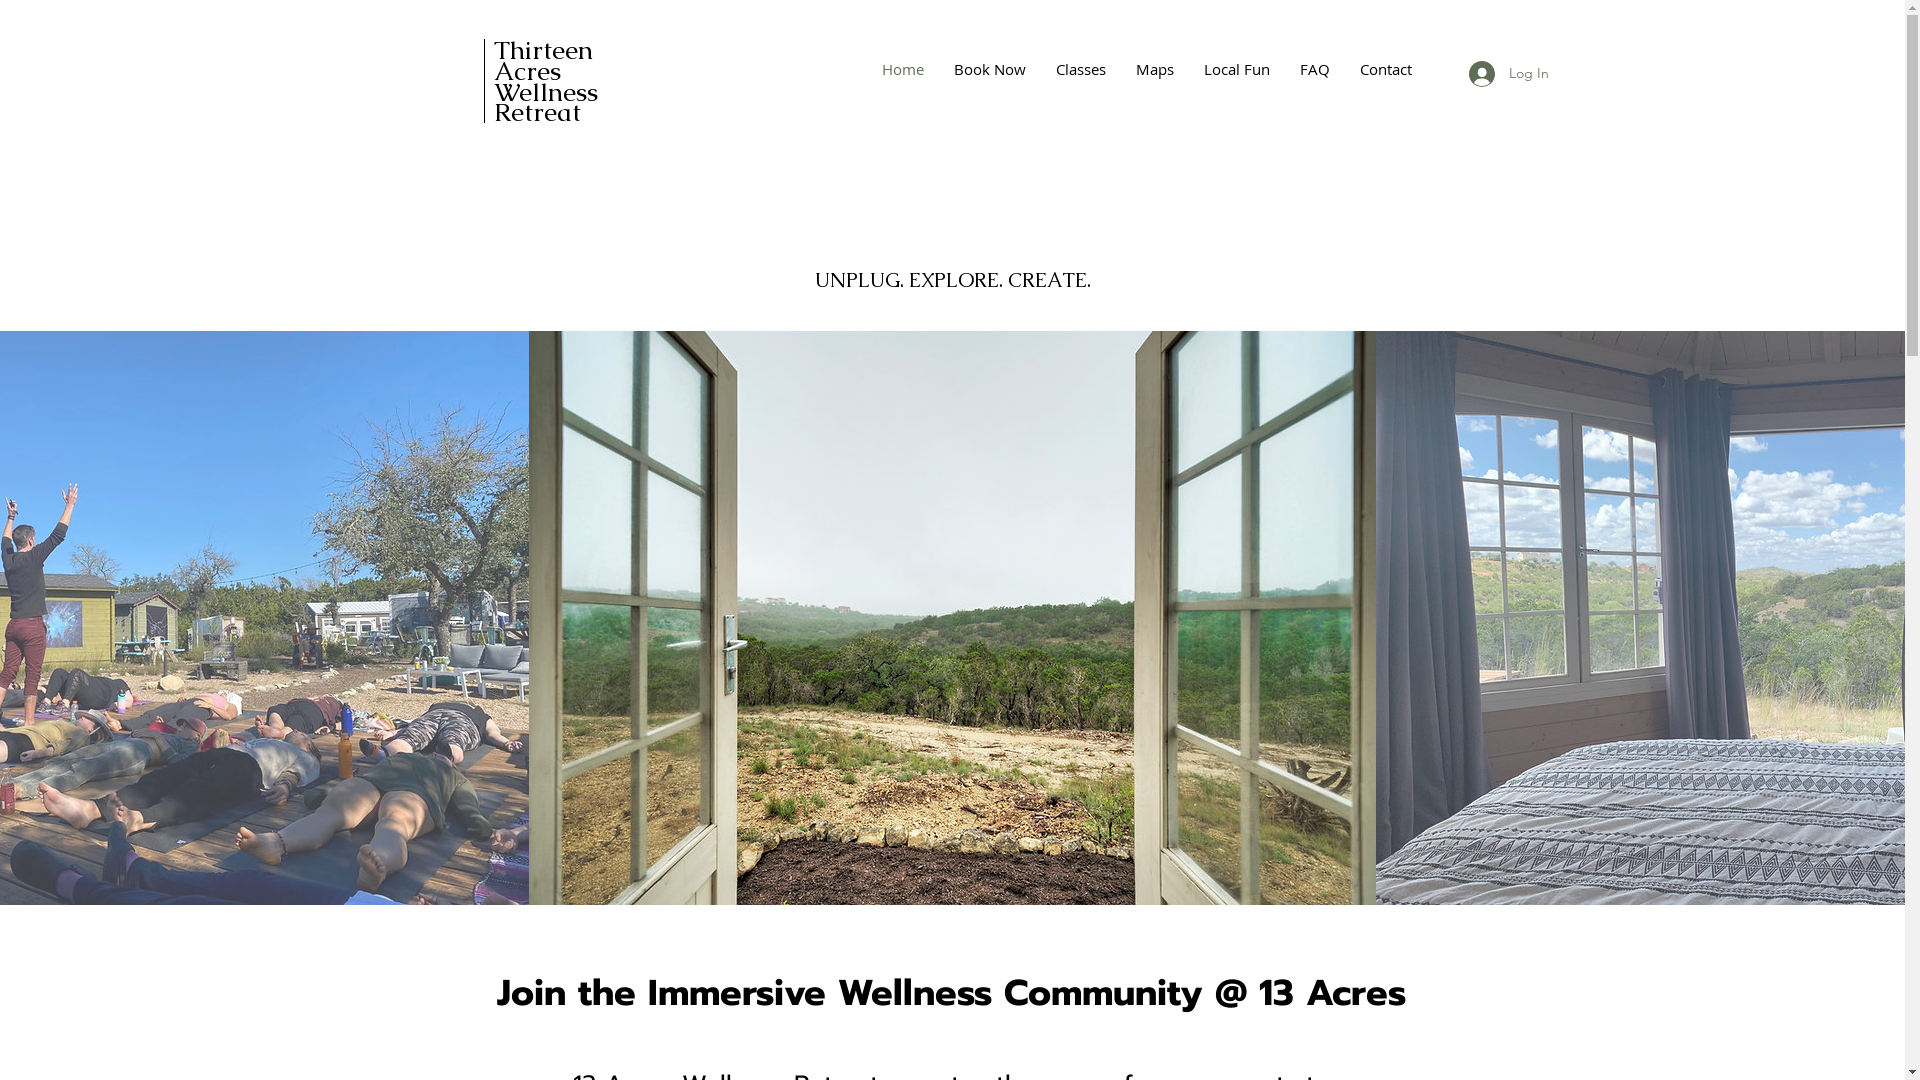 The width and height of the screenshot is (1920, 1080). Describe the element at coordinates (1384, 68) in the screenshot. I see `'Contact'` at that location.